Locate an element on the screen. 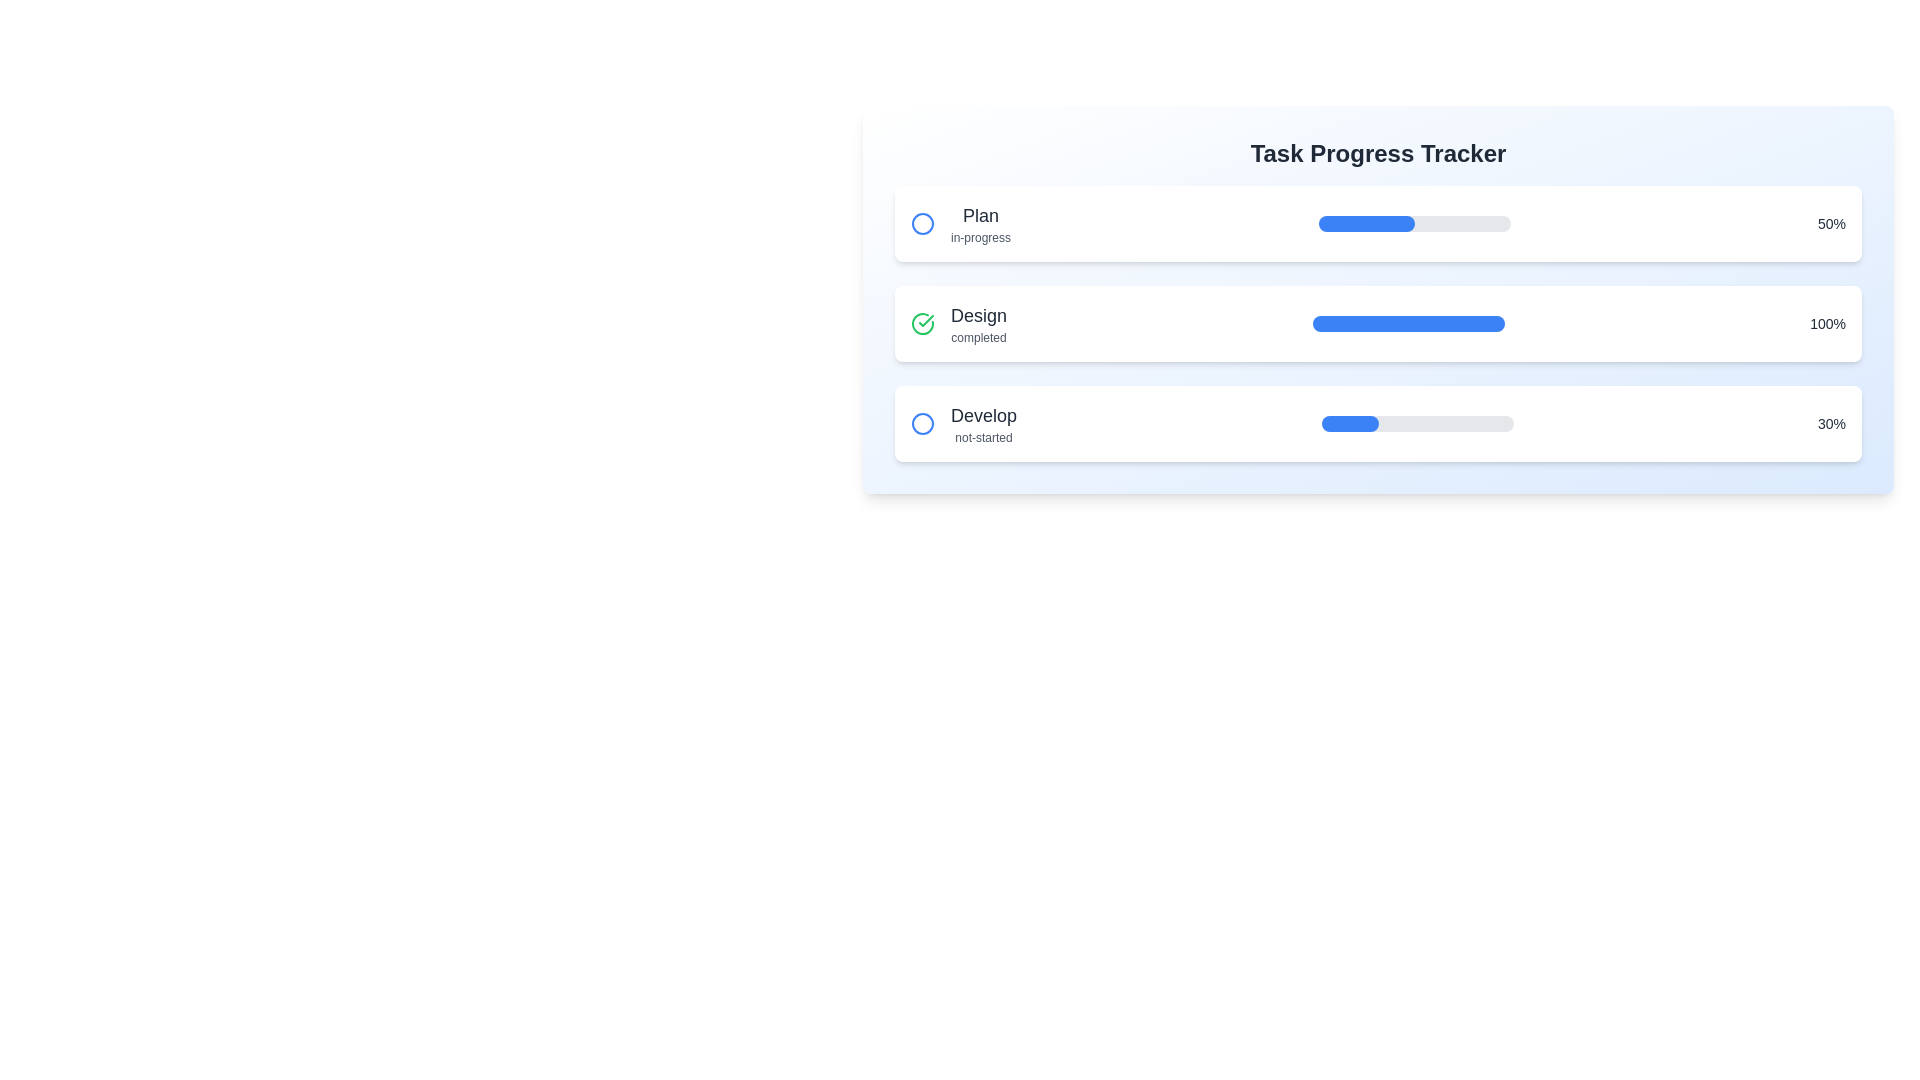 The height and width of the screenshot is (1080, 1920). the text label indicating the completion percentage for the 'Design' task located at the far right end of the task card is located at coordinates (1828, 323).